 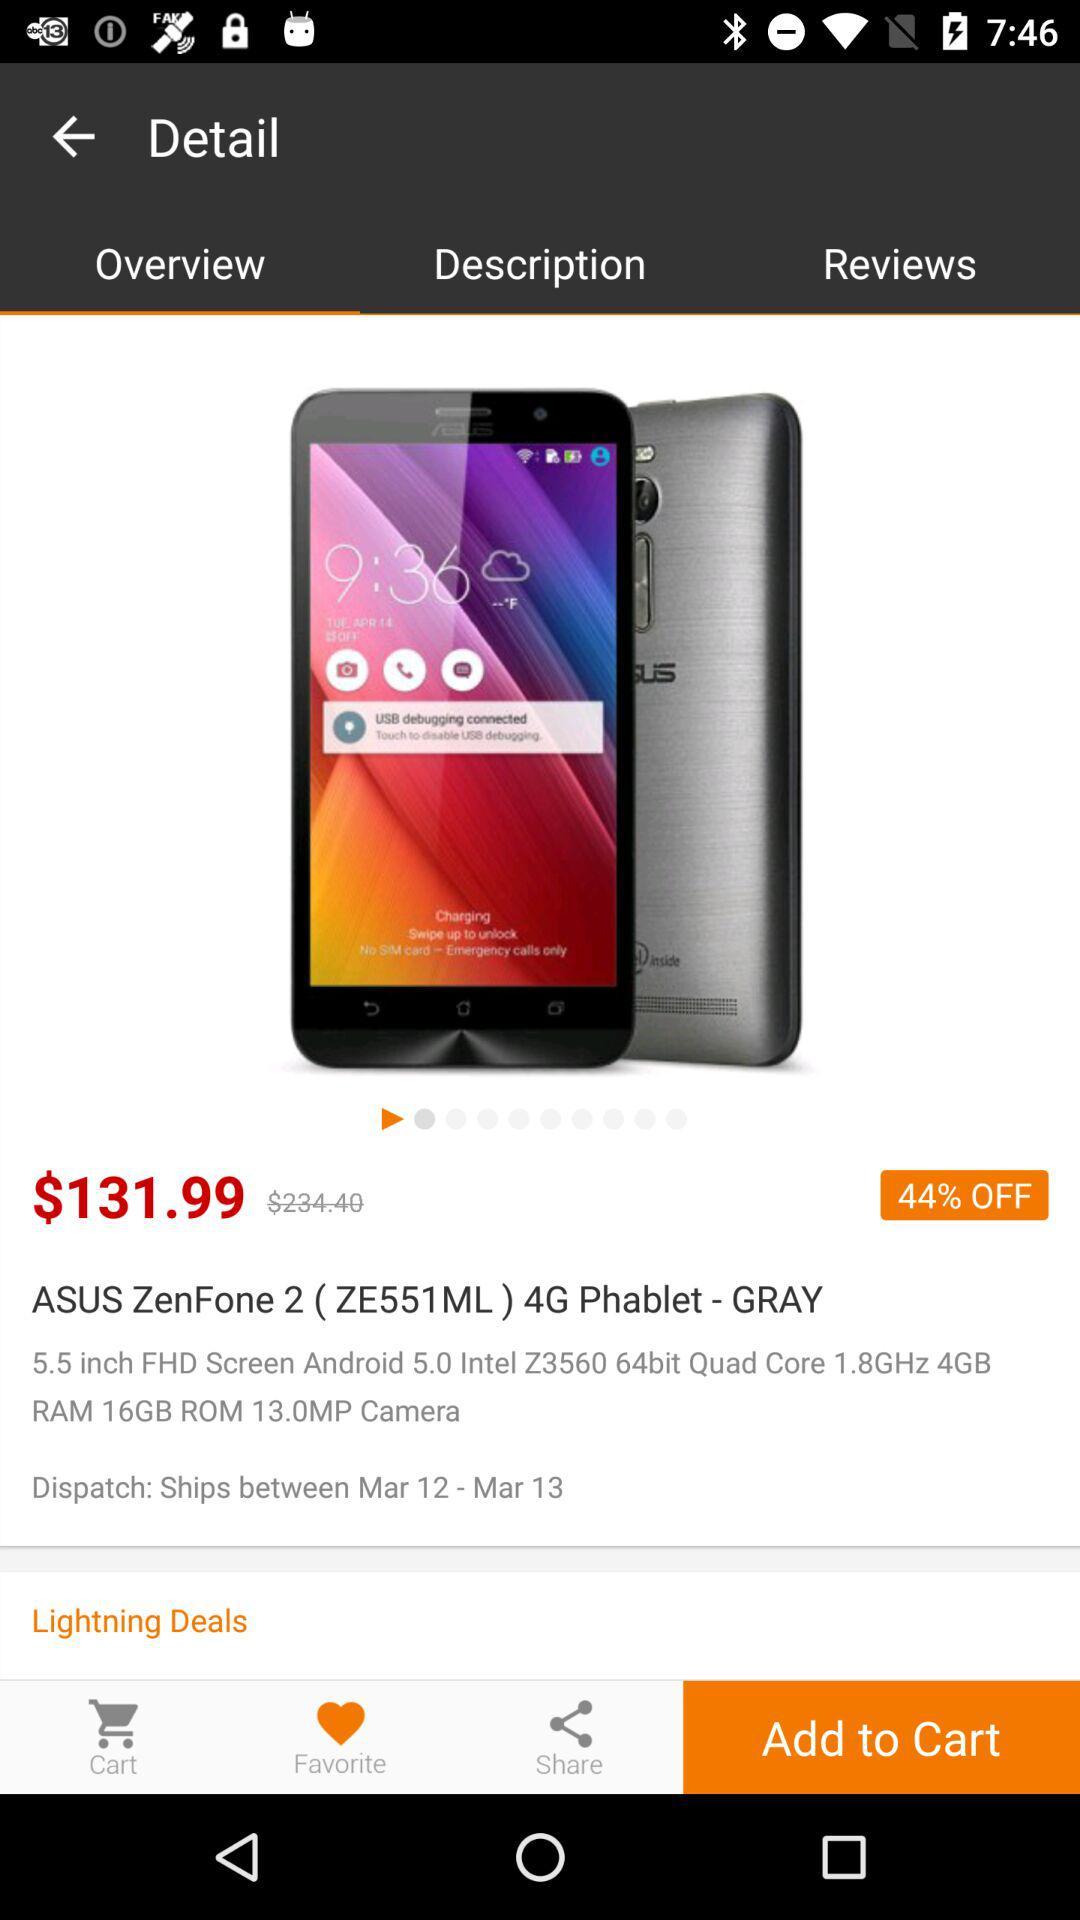 I want to click on like/favorite, so click(x=340, y=1736).